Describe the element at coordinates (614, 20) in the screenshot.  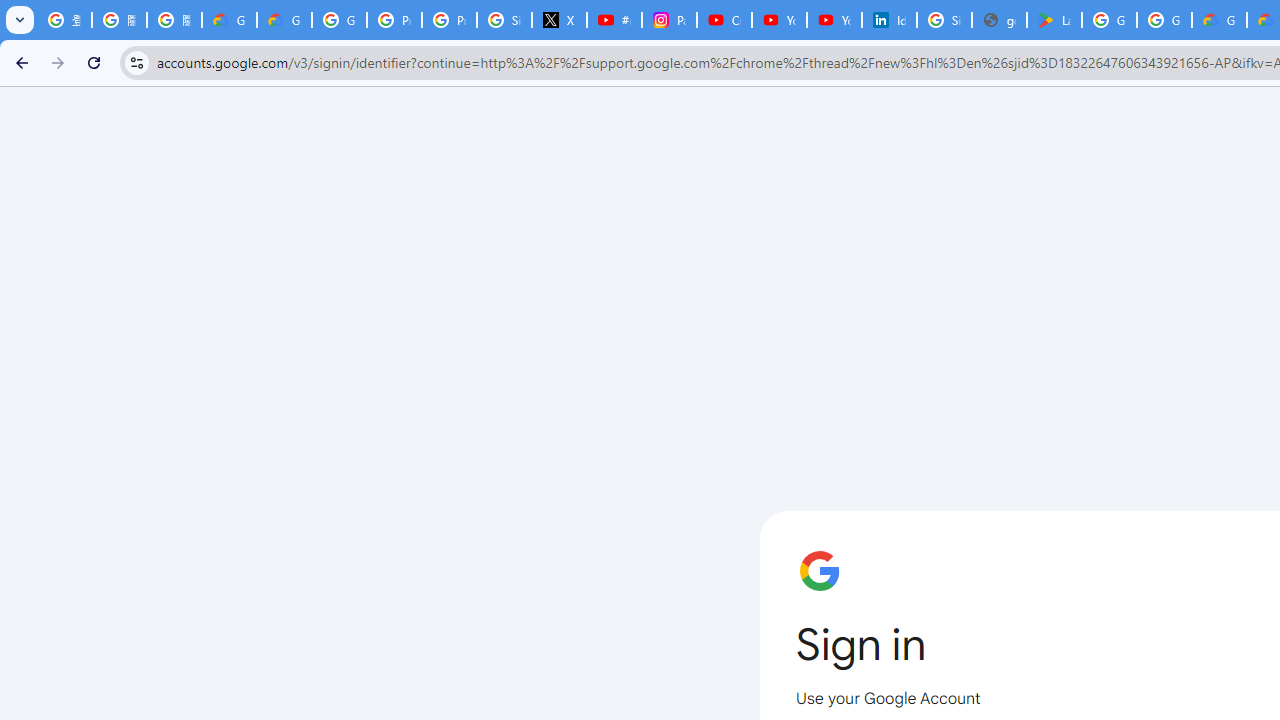
I see `'#nbabasketballhighlights - YouTube'` at that location.